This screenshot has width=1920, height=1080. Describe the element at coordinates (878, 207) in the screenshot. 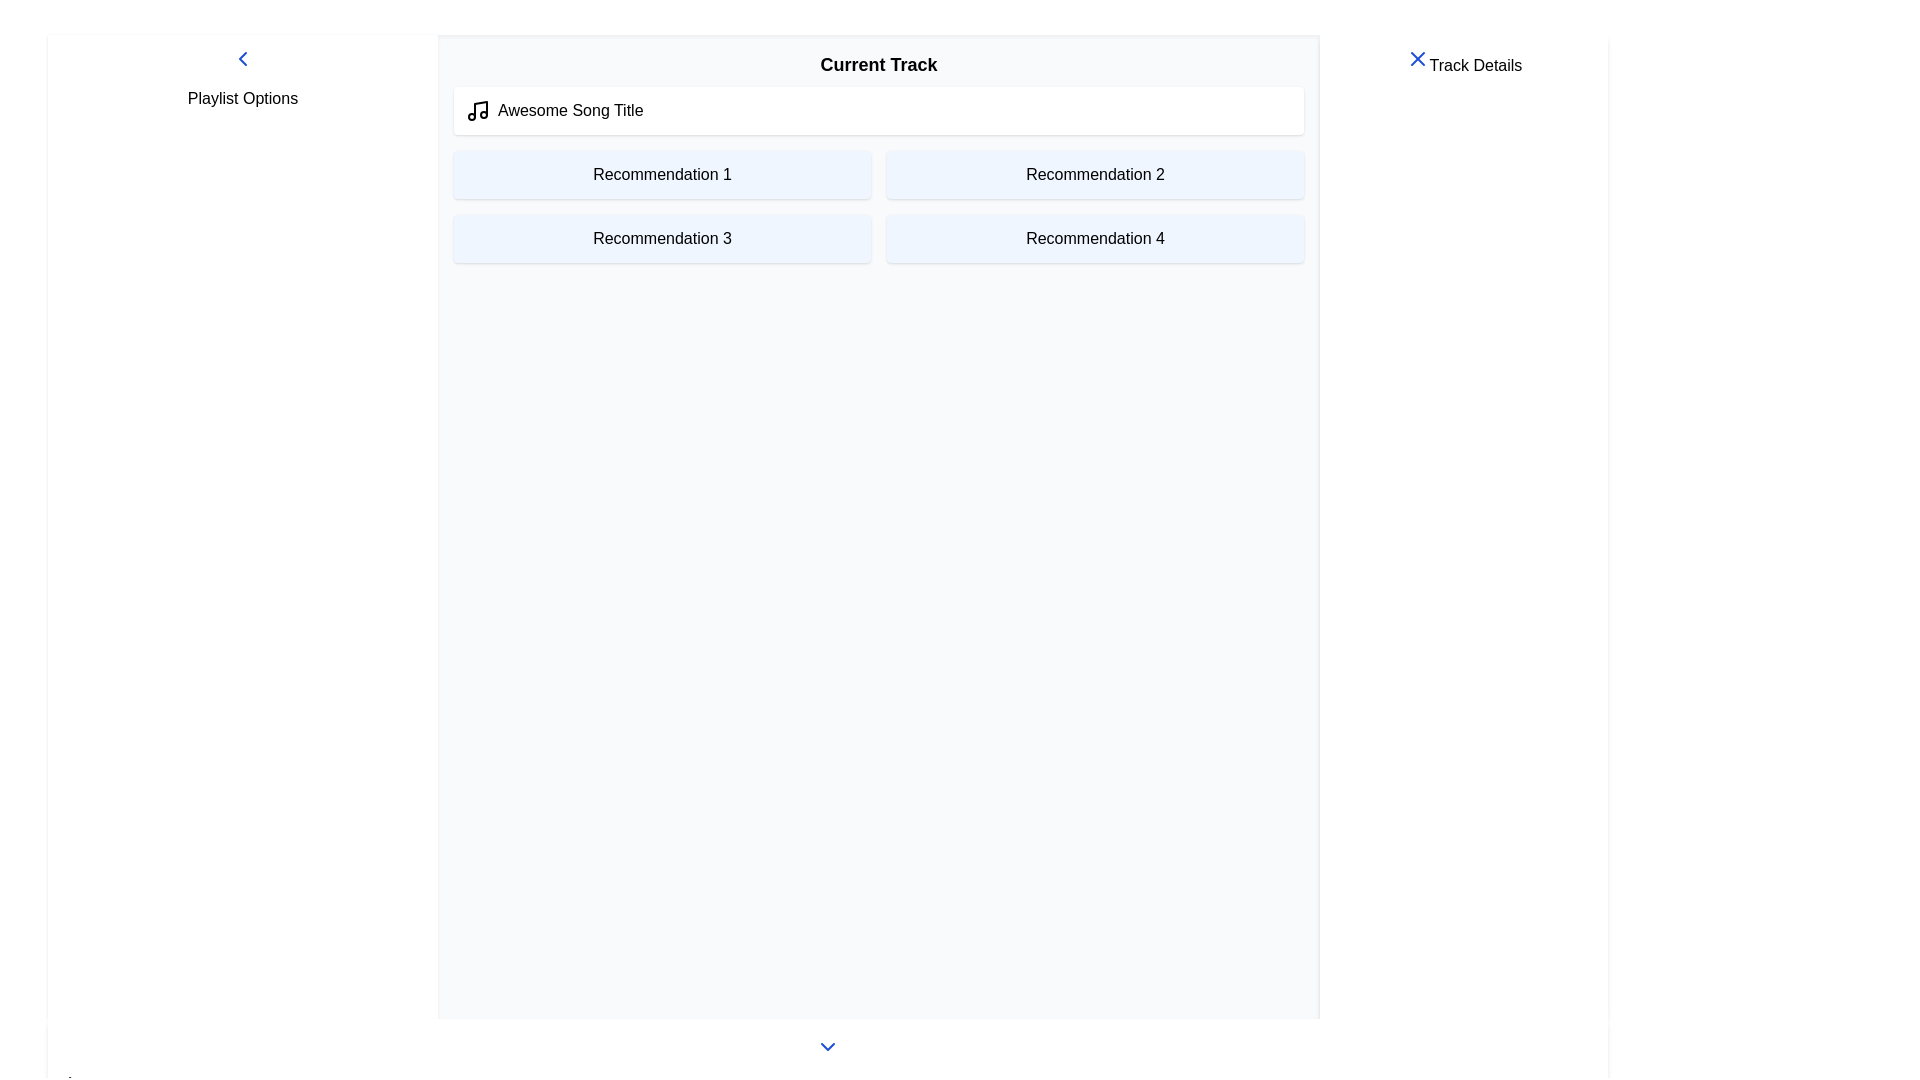

I see `the central panel of the grid layout containing four labeled panels` at that location.